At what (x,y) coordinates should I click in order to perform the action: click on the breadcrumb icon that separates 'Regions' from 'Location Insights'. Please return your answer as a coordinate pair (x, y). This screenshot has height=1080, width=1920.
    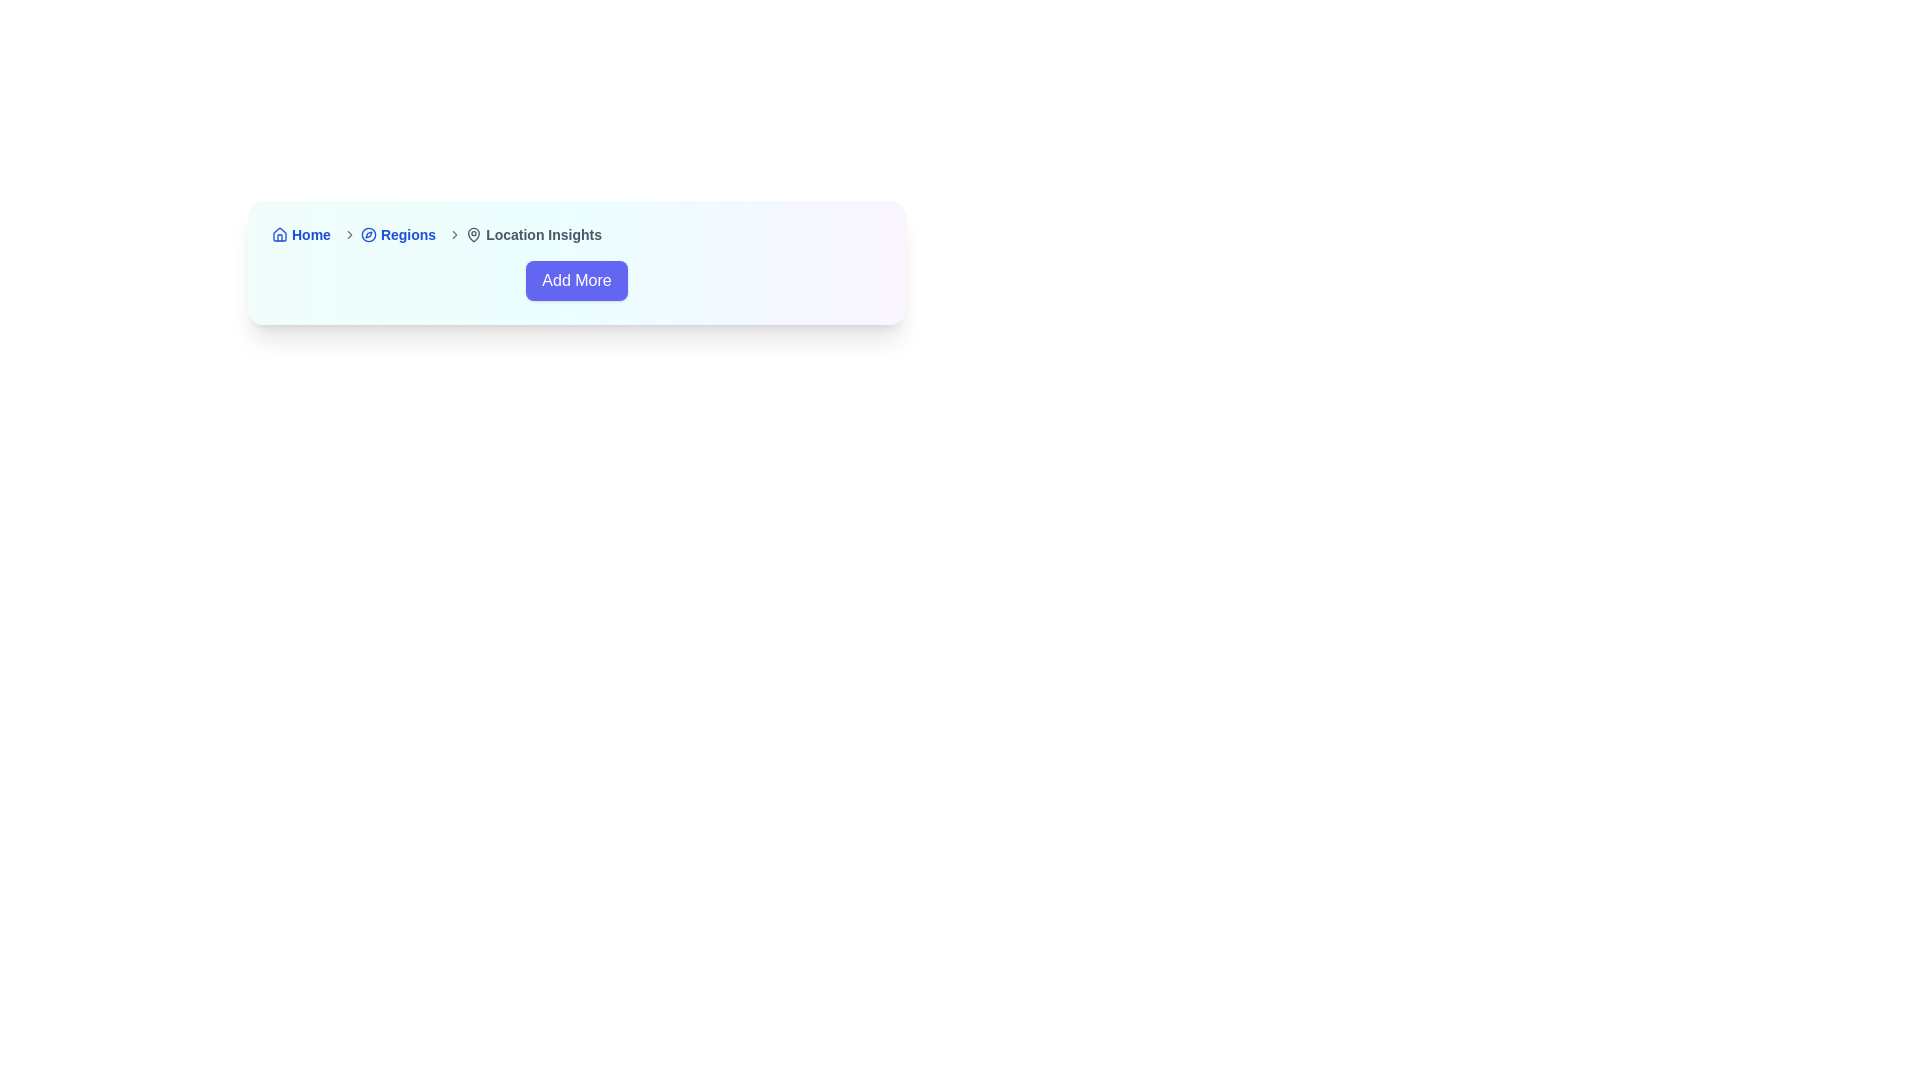
    Looking at the image, I should click on (454, 234).